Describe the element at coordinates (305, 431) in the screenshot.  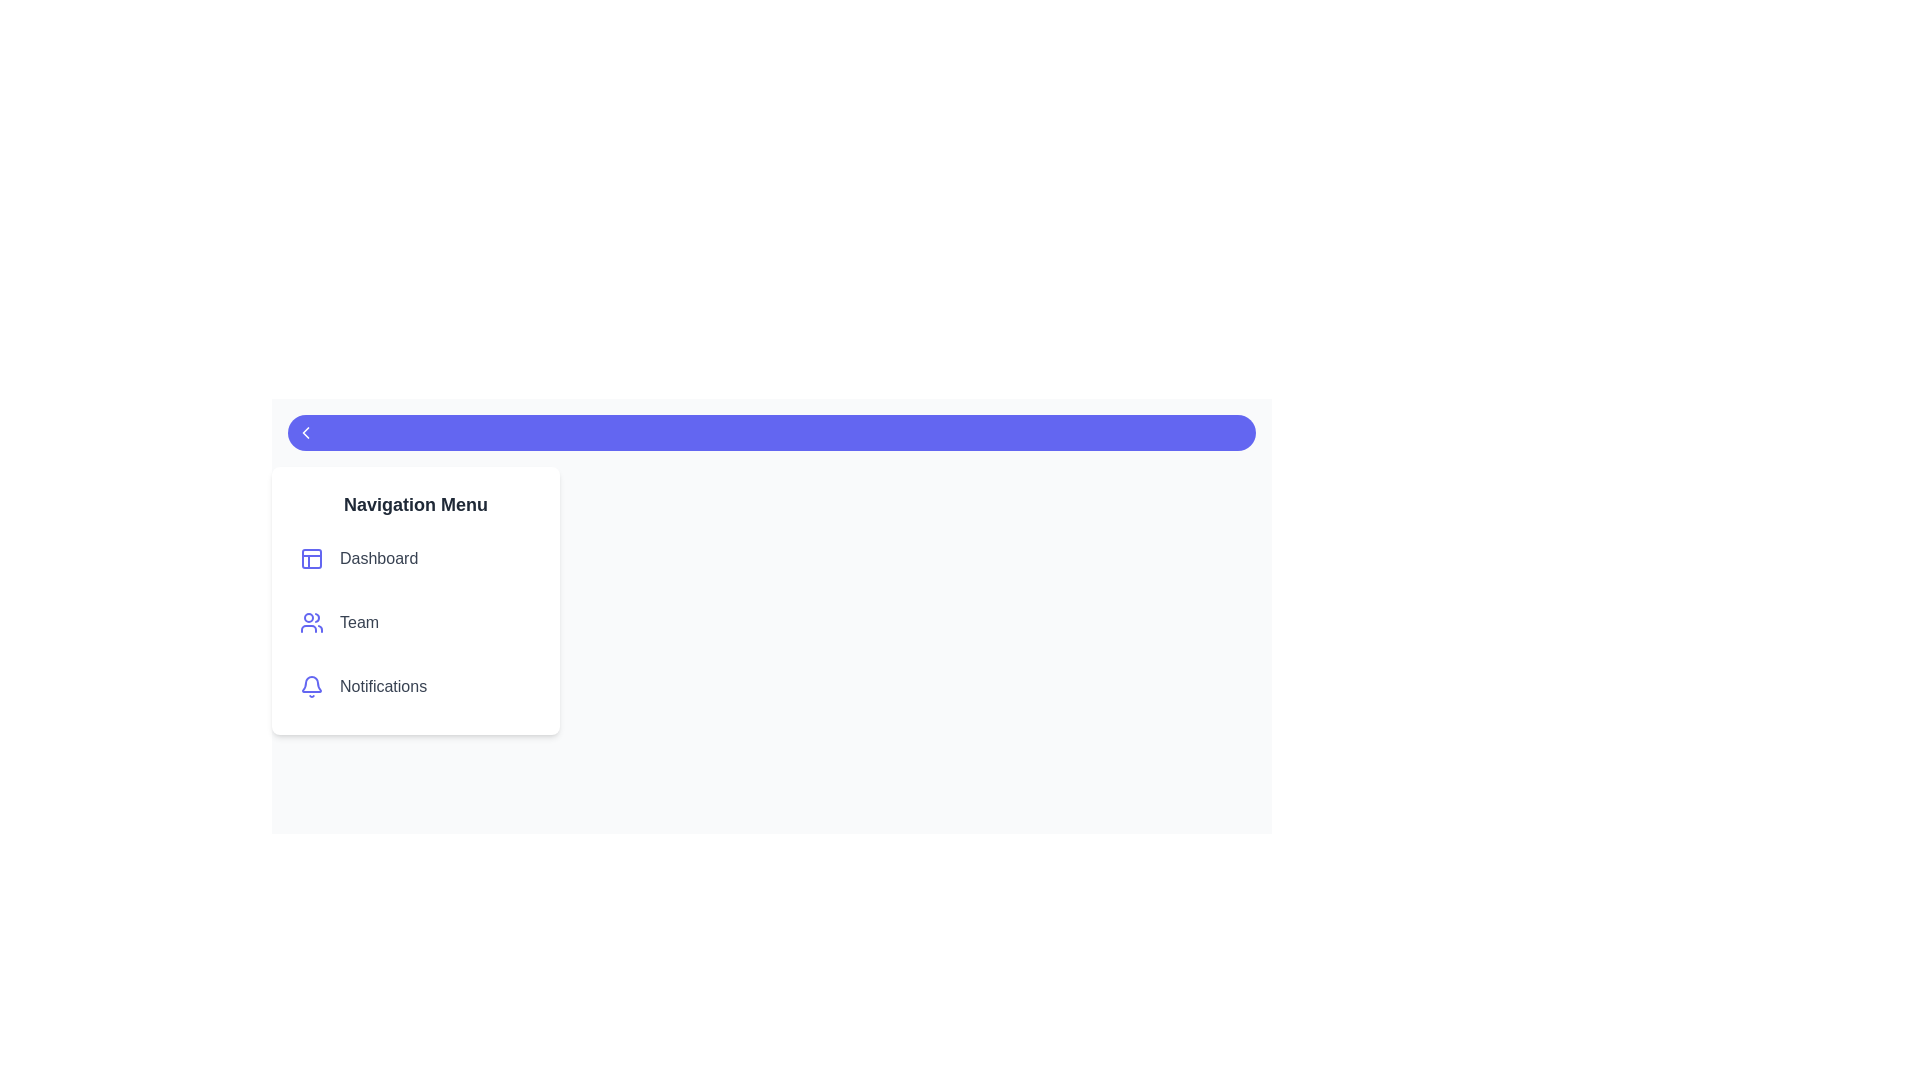
I see `toggle button to change the drawer's state` at that location.